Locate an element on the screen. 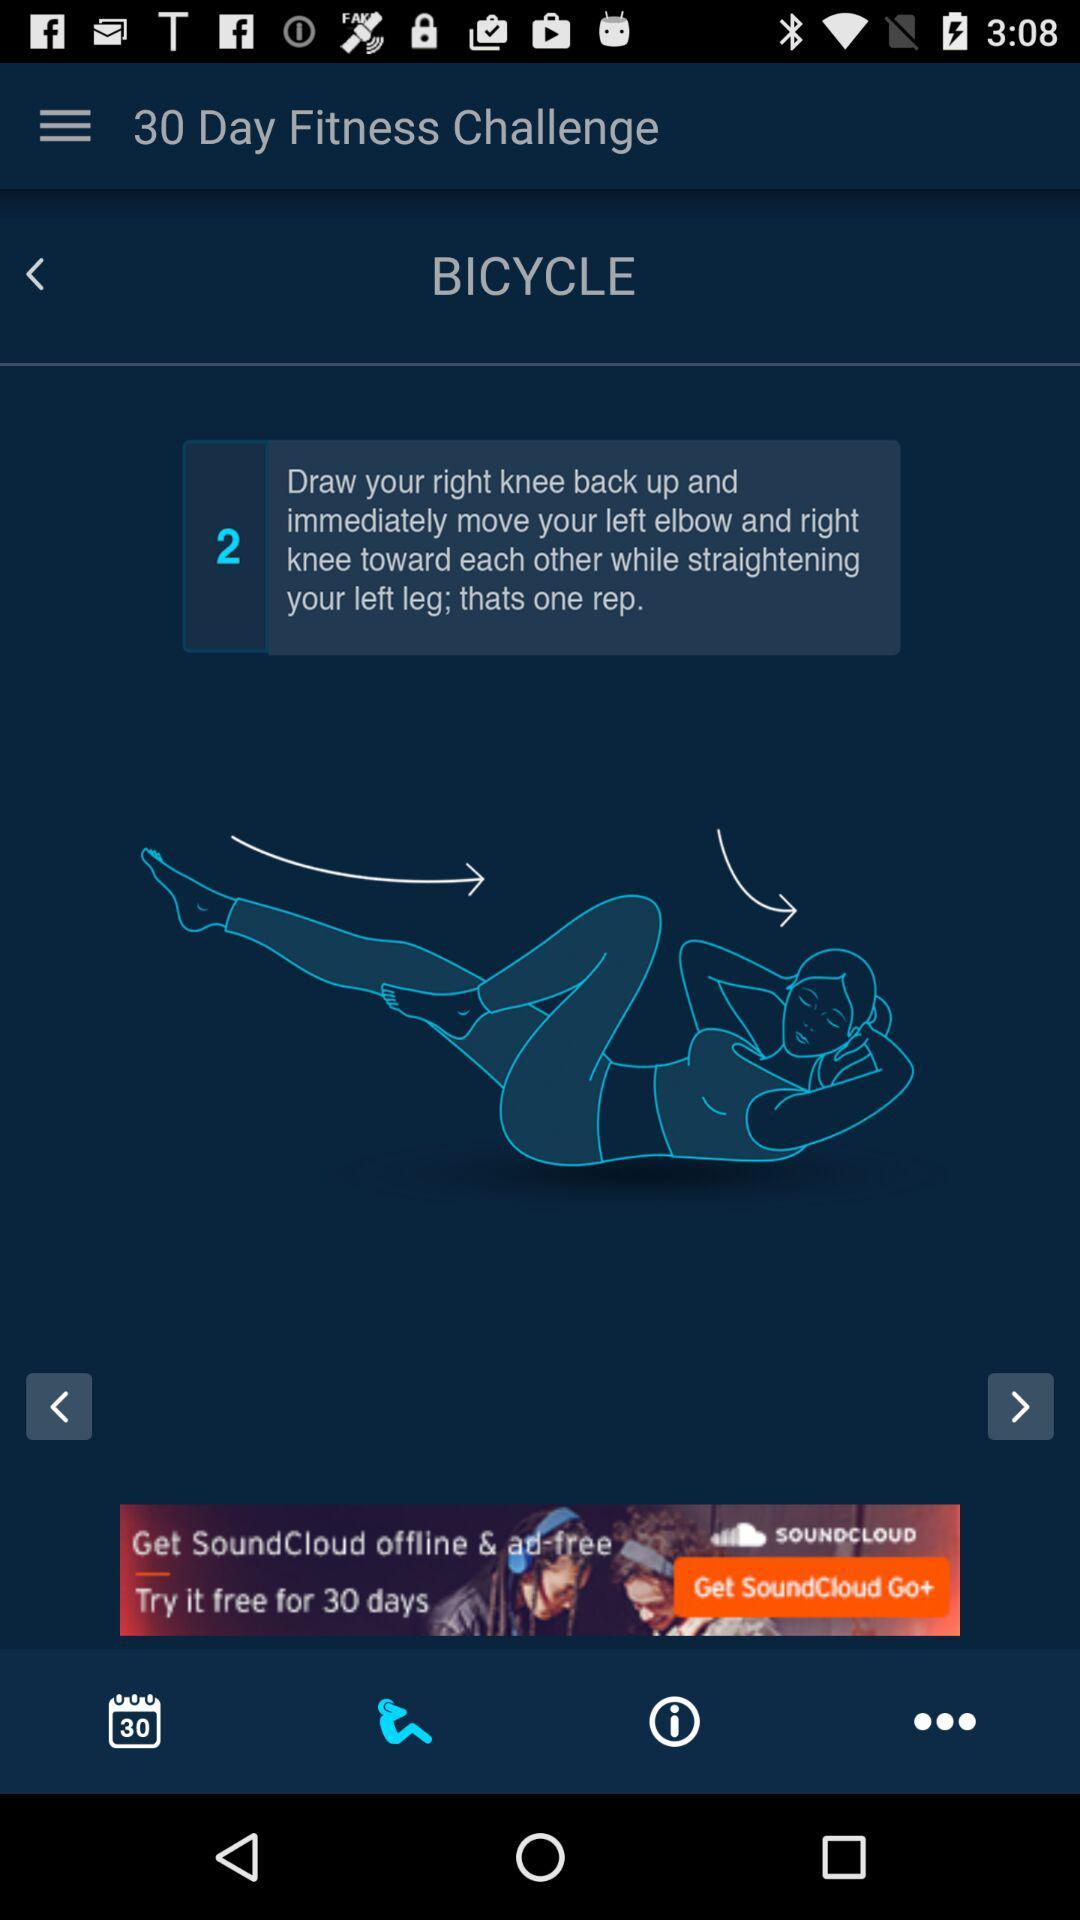 The image size is (1080, 1920). the arrow_forward icon is located at coordinates (1027, 1524).